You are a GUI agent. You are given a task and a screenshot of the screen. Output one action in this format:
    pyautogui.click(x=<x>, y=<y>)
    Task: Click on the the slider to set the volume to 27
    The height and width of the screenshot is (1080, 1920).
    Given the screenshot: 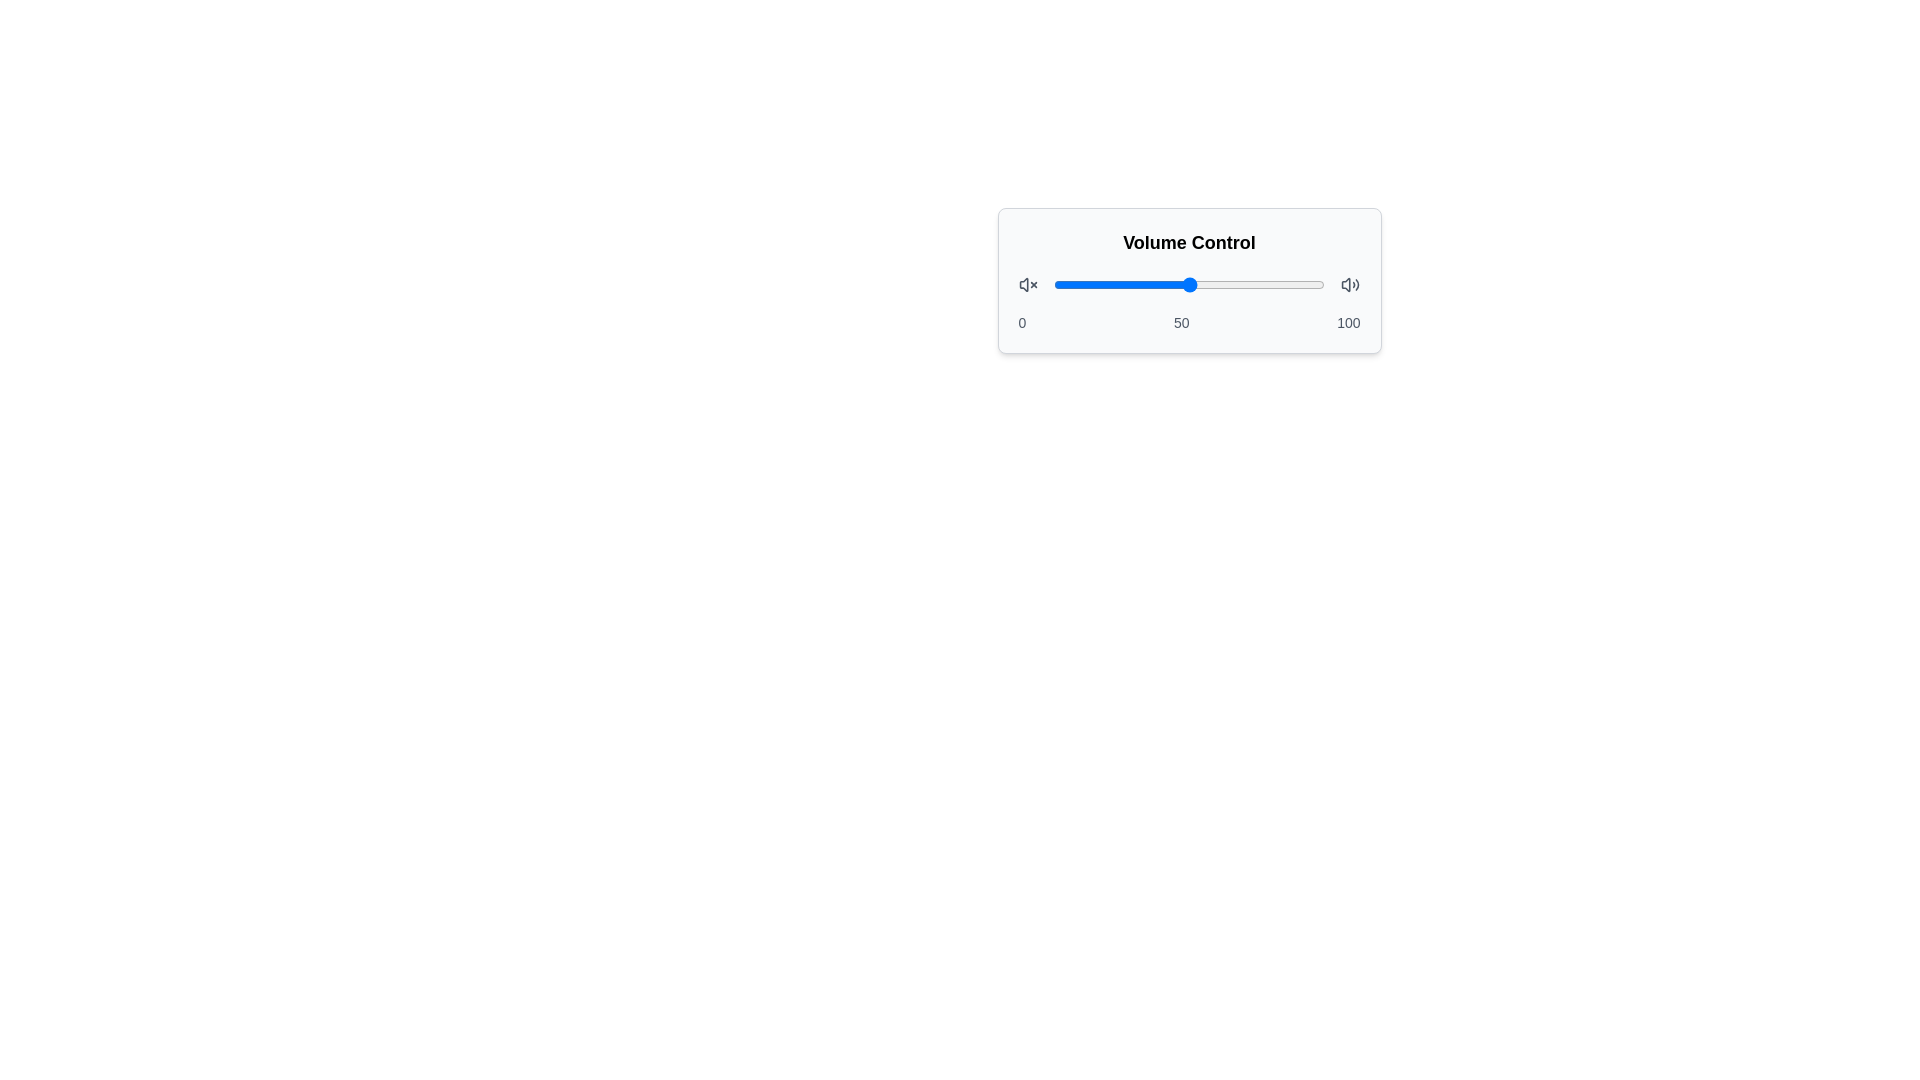 What is the action you would take?
    pyautogui.click(x=1127, y=285)
    